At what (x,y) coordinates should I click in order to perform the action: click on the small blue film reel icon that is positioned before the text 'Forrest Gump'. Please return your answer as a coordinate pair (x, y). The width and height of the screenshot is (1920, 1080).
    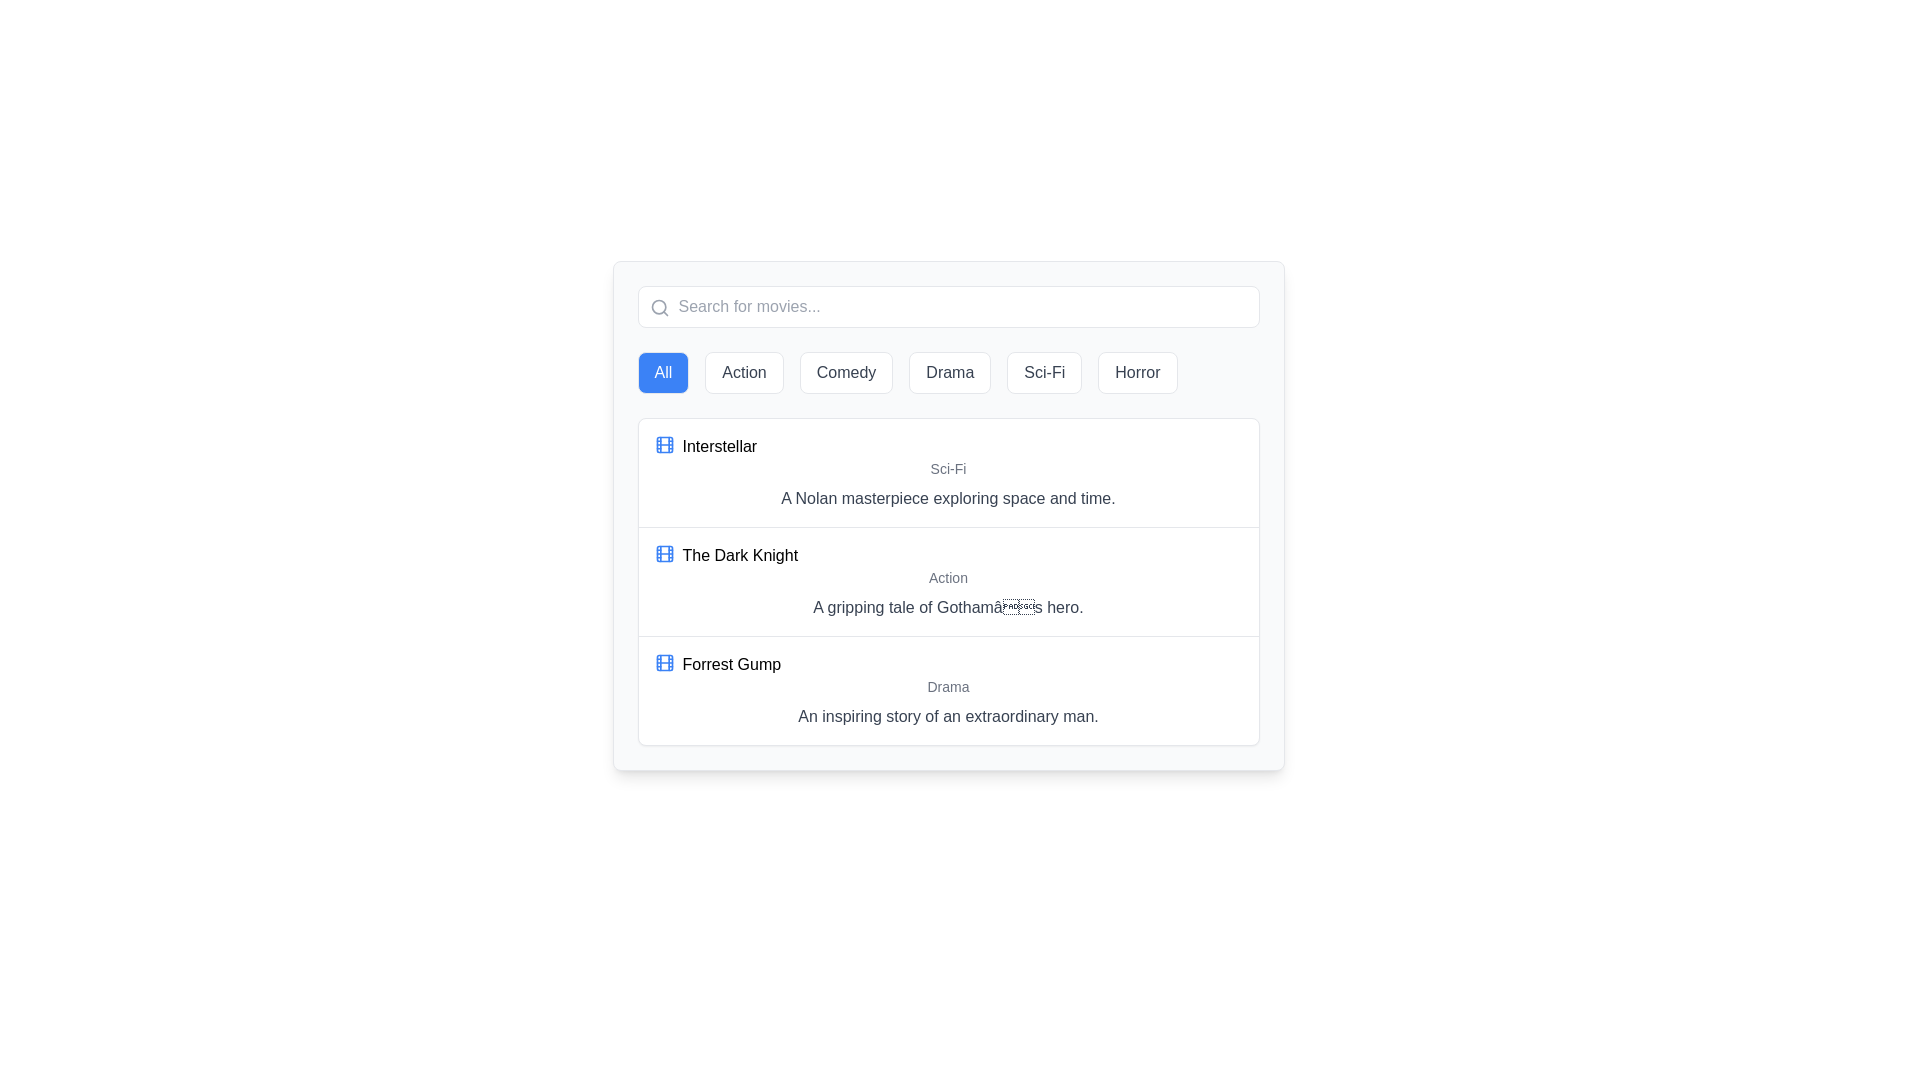
    Looking at the image, I should click on (664, 663).